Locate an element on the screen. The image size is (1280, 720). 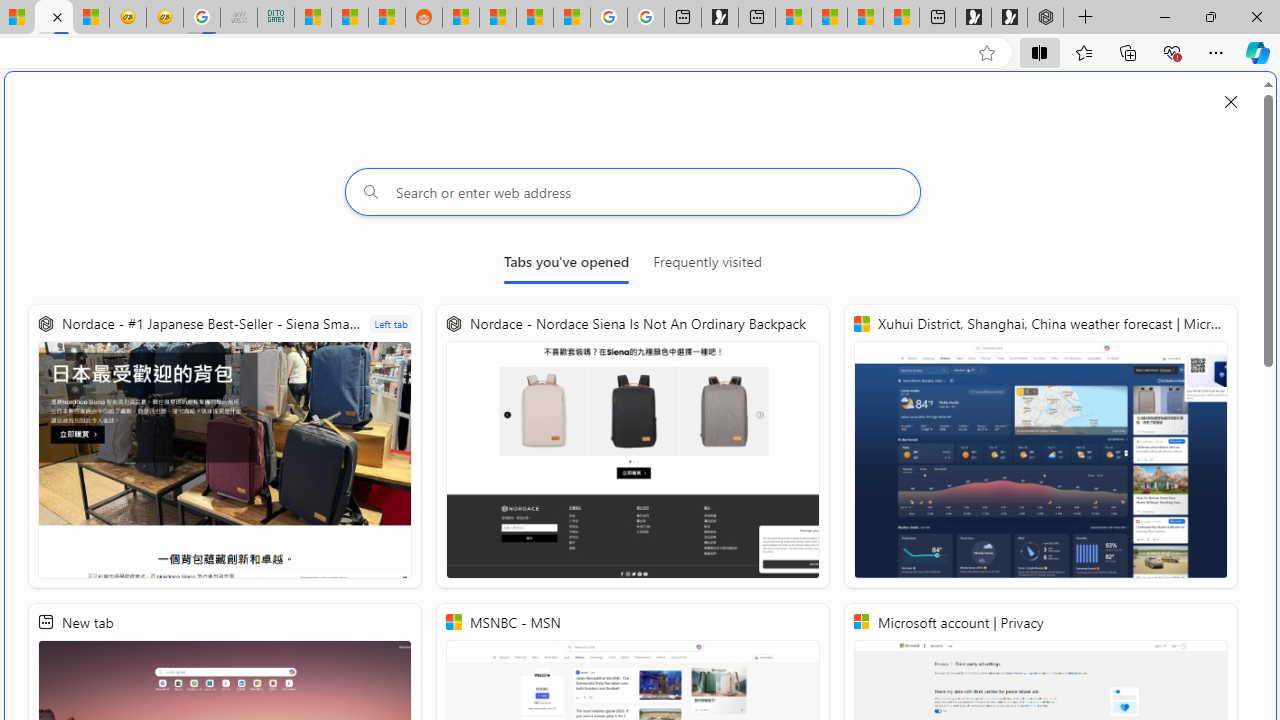
'Minimize' is located at coordinates (1164, 16).